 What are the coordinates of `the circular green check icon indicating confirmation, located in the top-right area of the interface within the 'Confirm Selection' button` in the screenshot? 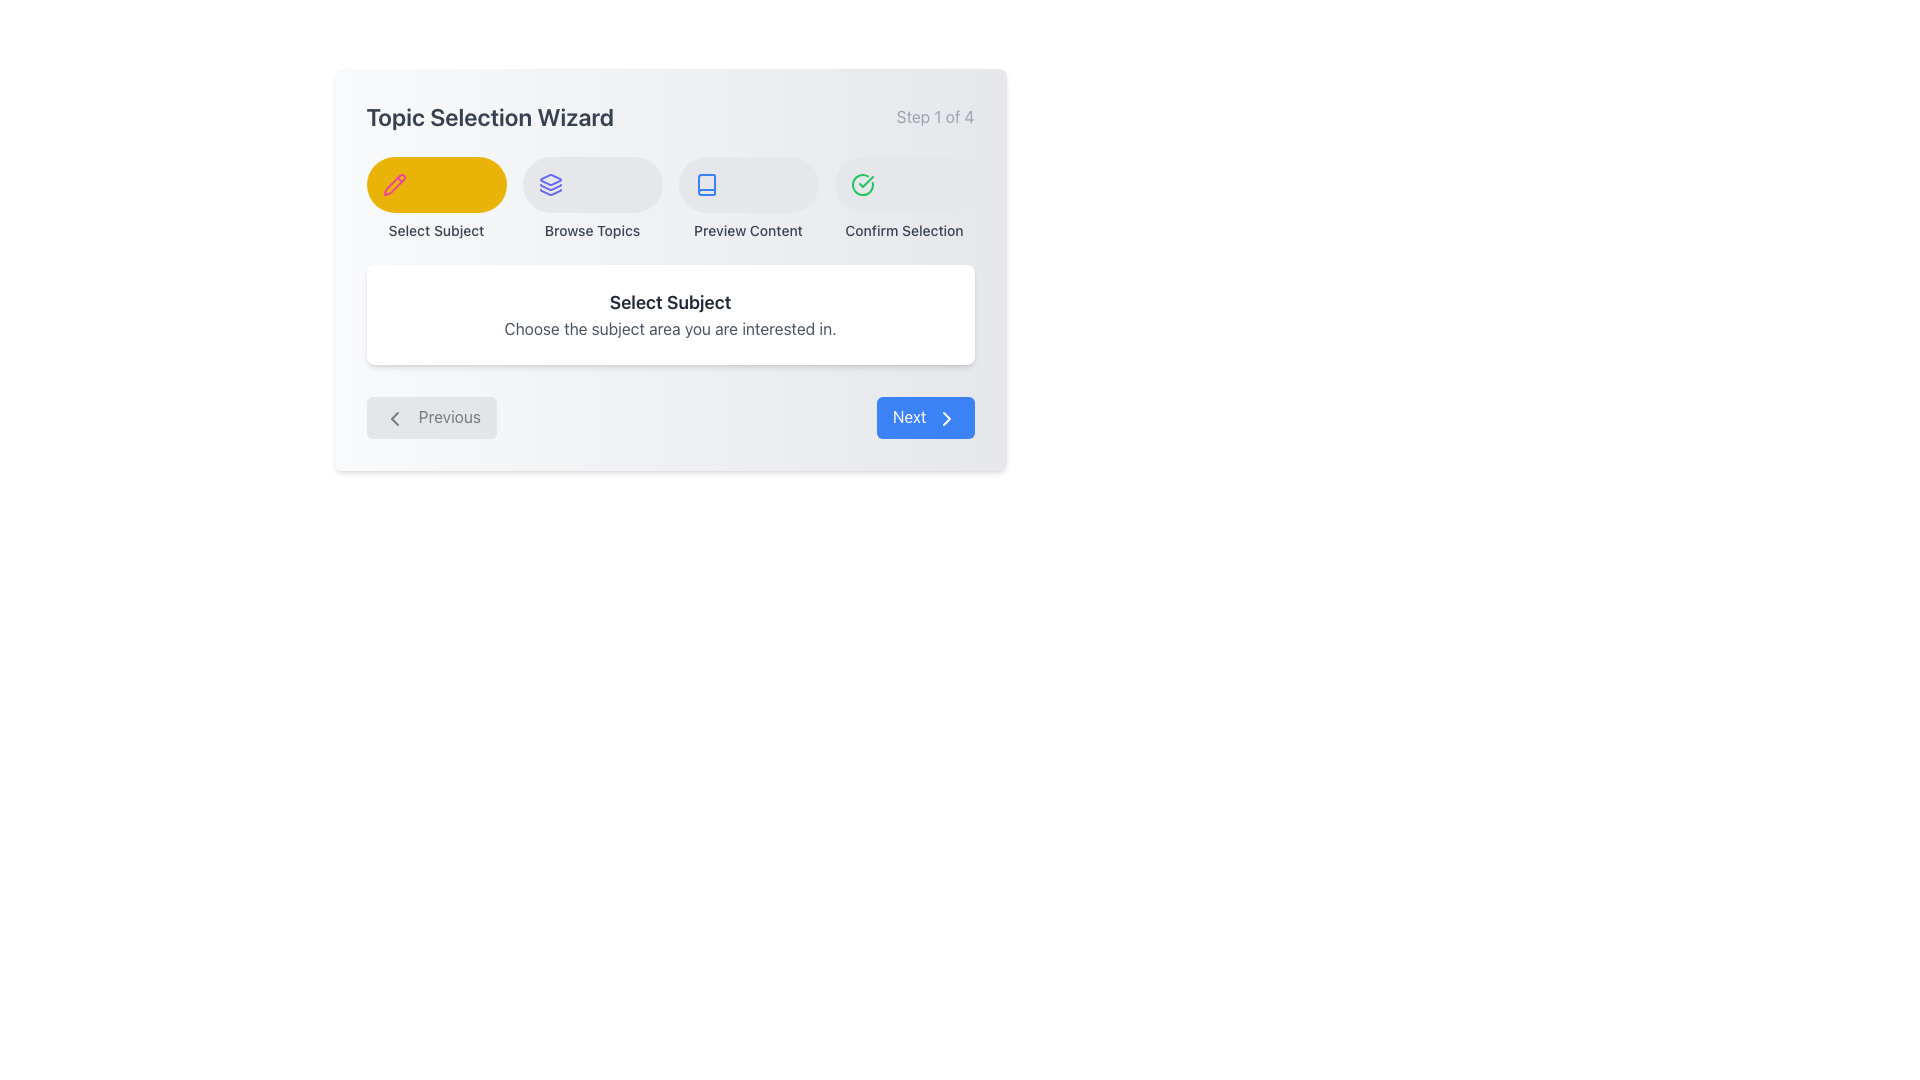 It's located at (862, 185).